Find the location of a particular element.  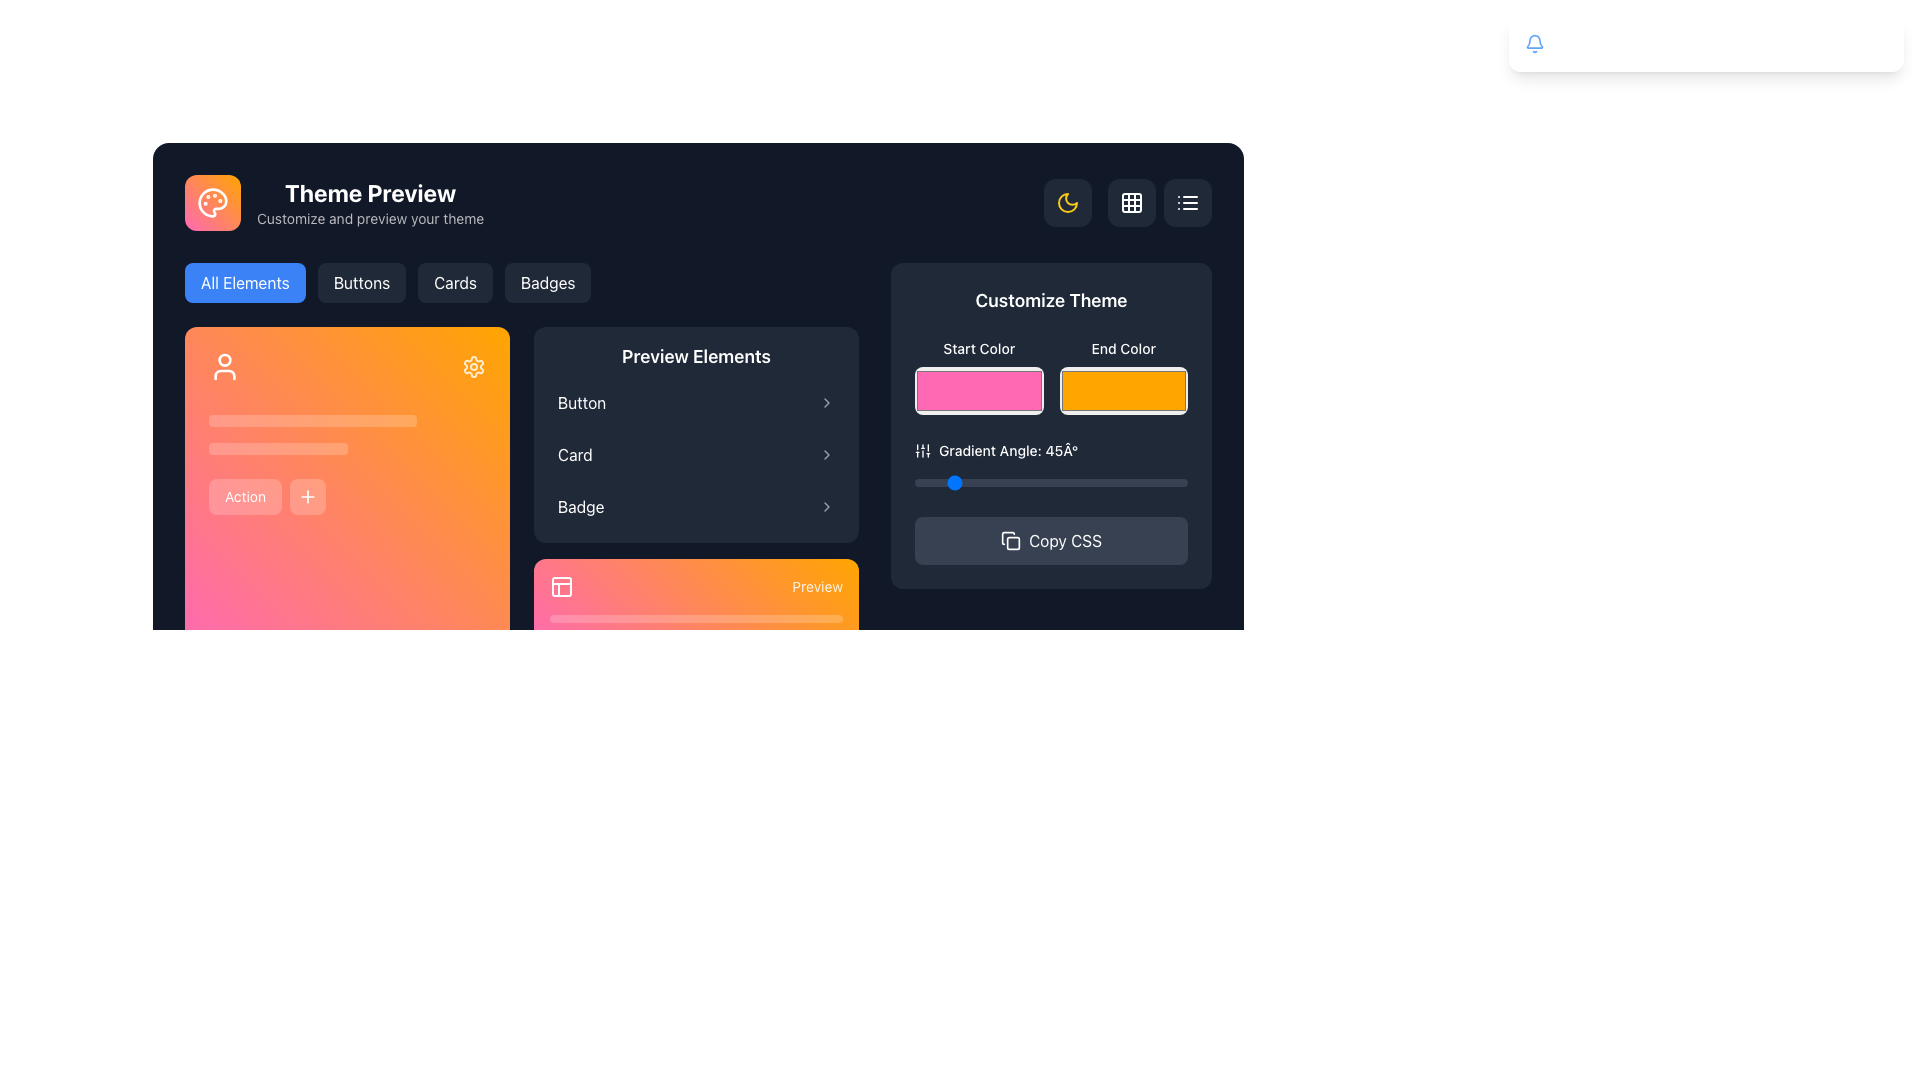

the dark-colored square icon with rounded corners located in the top-right corner of the grid interface is located at coordinates (1132, 203).